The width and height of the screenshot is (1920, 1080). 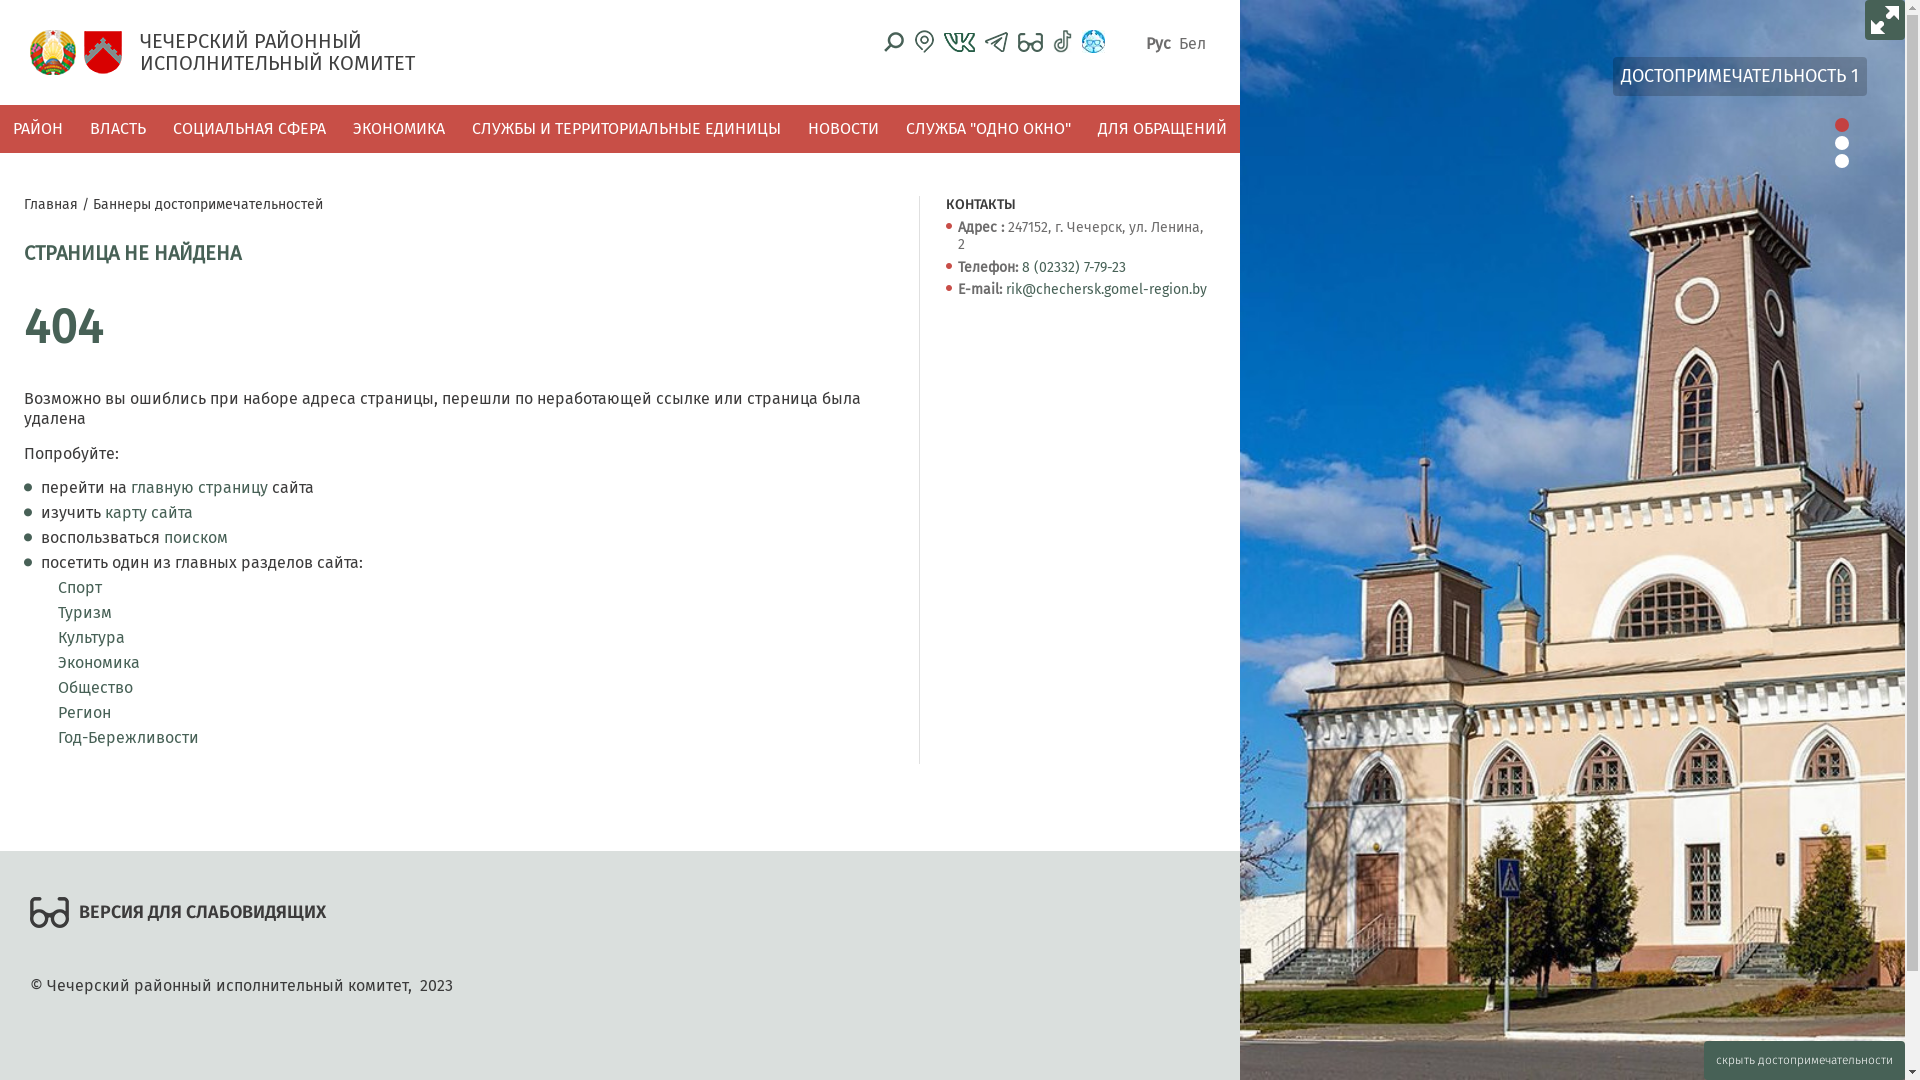 What do you see at coordinates (1022, 266) in the screenshot?
I see `'8 (02332) 7-79-23'` at bounding box center [1022, 266].